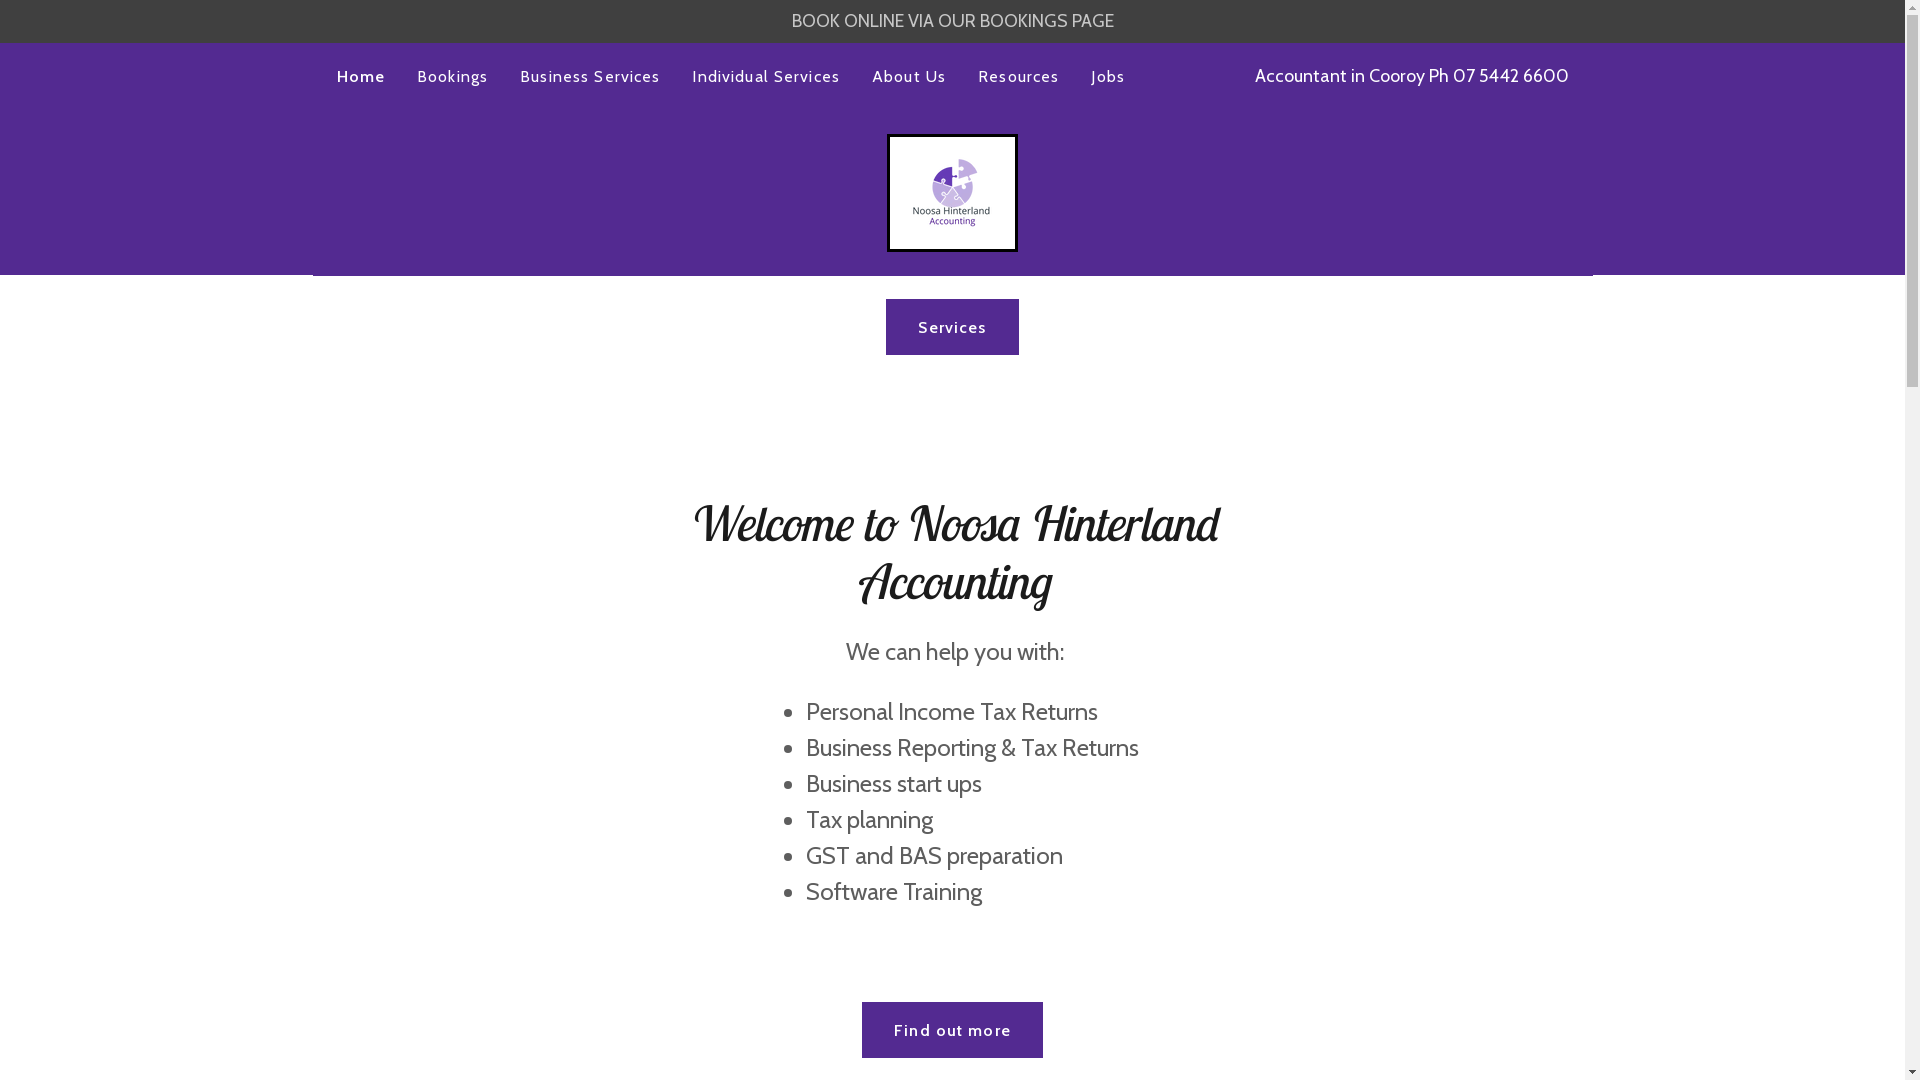 This screenshot has height=1080, width=1920. What do you see at coordinates (950, 326) in the screenshot?
I see `'Services'` at bounding box center [950, 326].